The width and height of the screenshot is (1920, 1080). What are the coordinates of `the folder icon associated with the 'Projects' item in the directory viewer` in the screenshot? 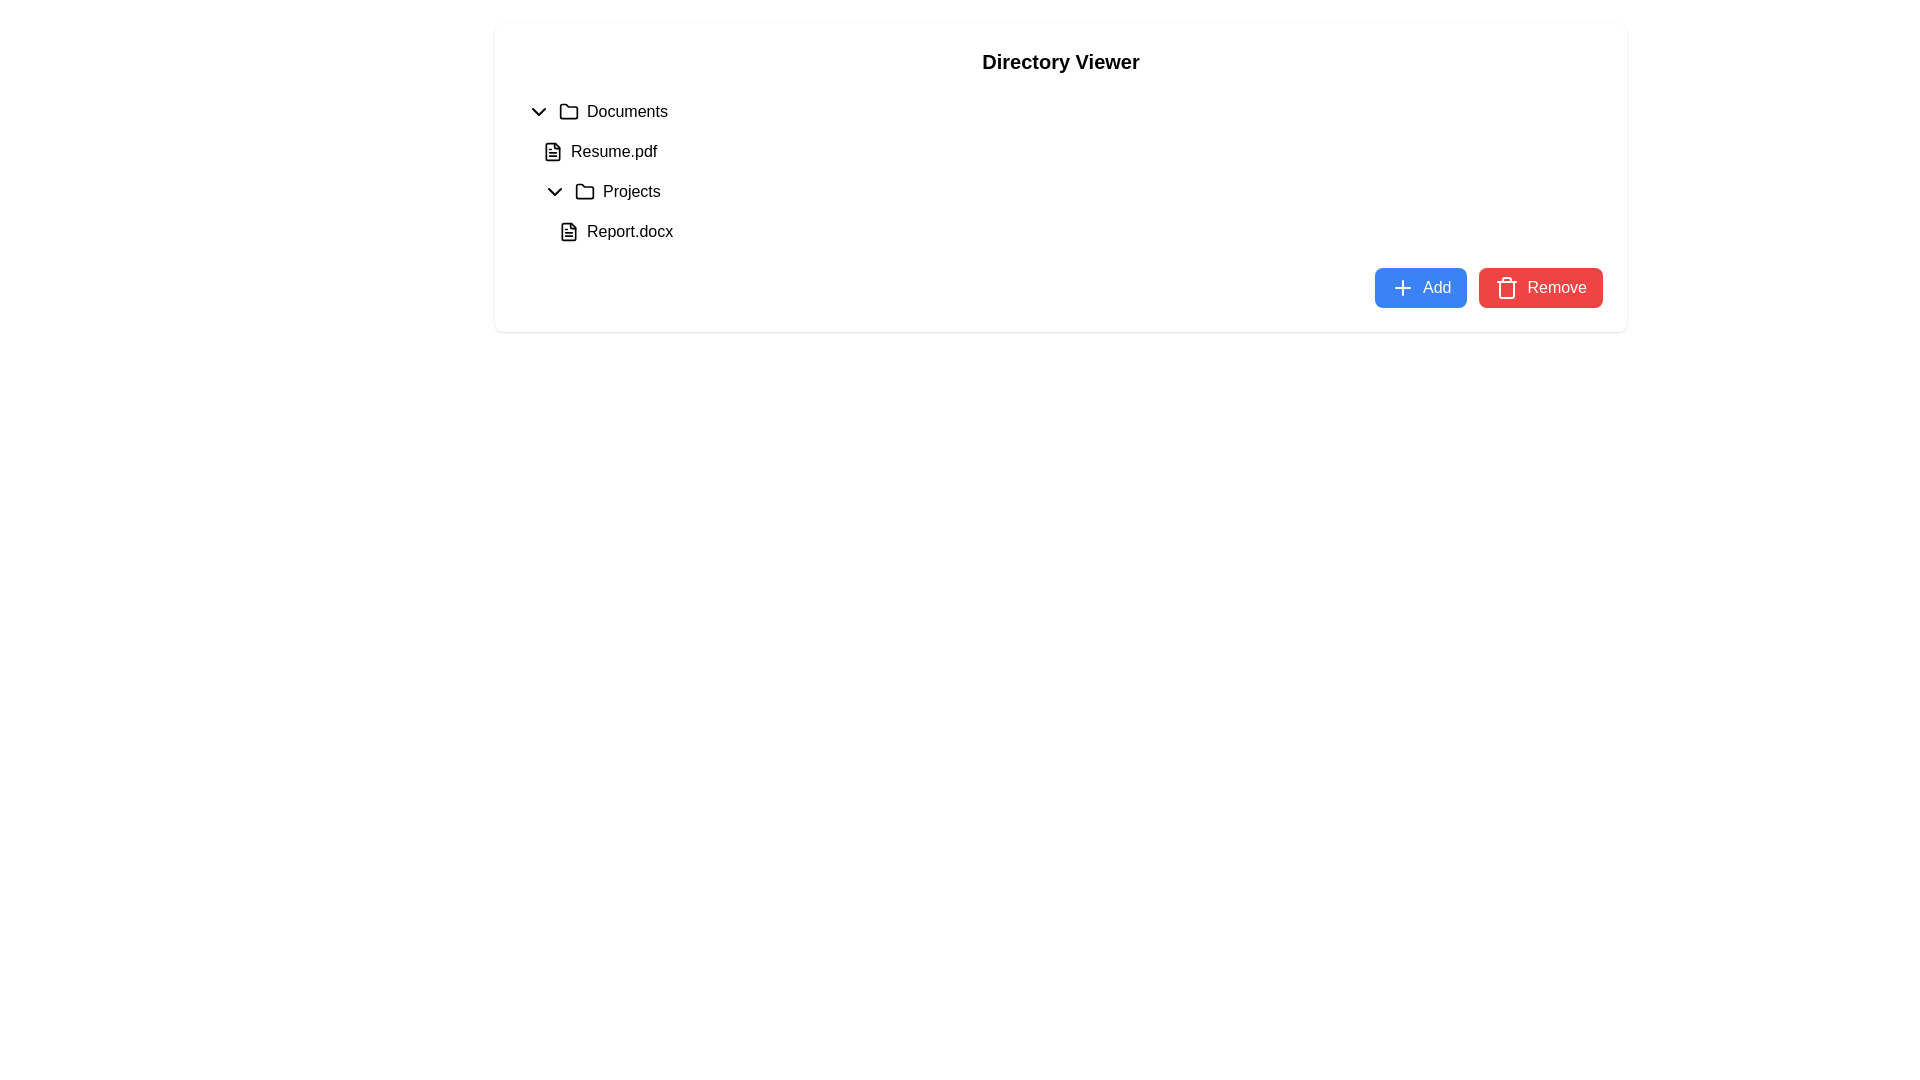 It's located at (584, 192).